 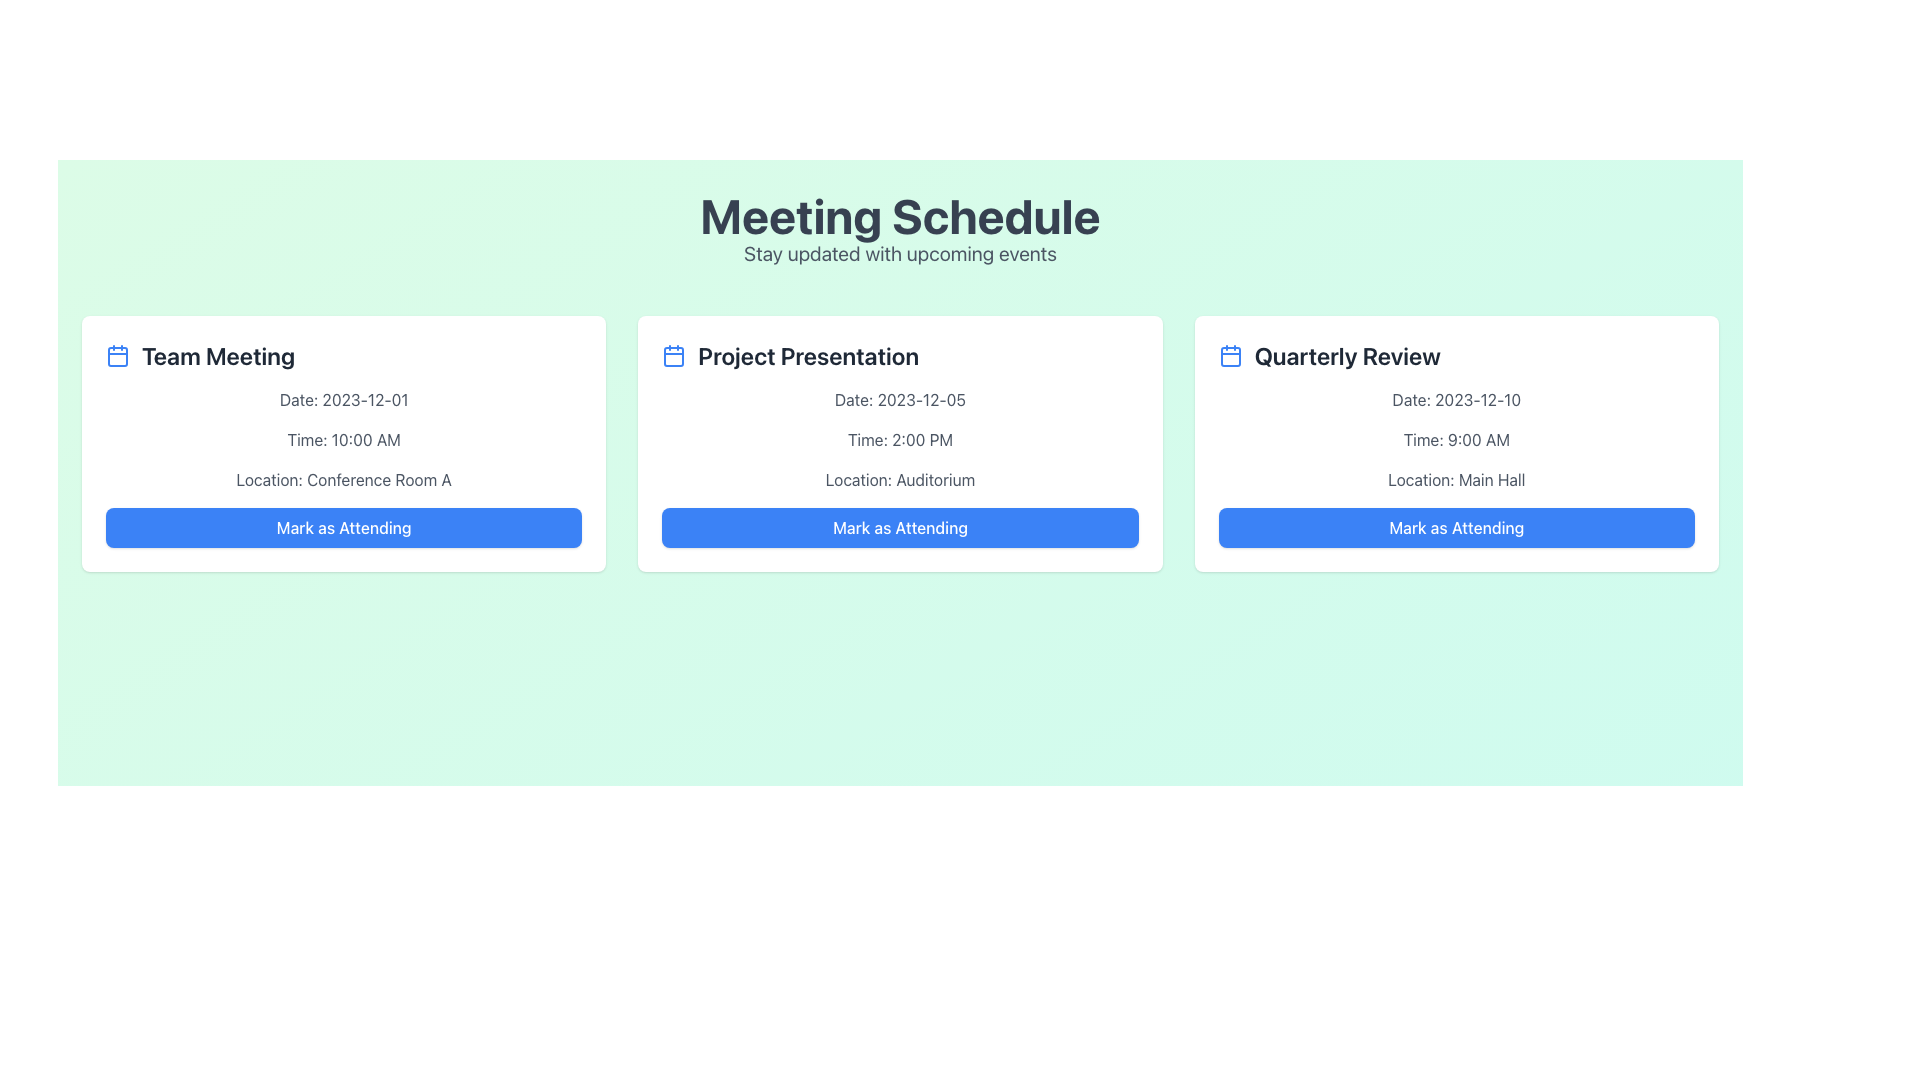 What do you see at coordinates (117, 354) in the screenshot?
I see `the calendar icon located to the left of the 'Team Meeting' text in the header section of the event card` at bounding box center [117, 354].